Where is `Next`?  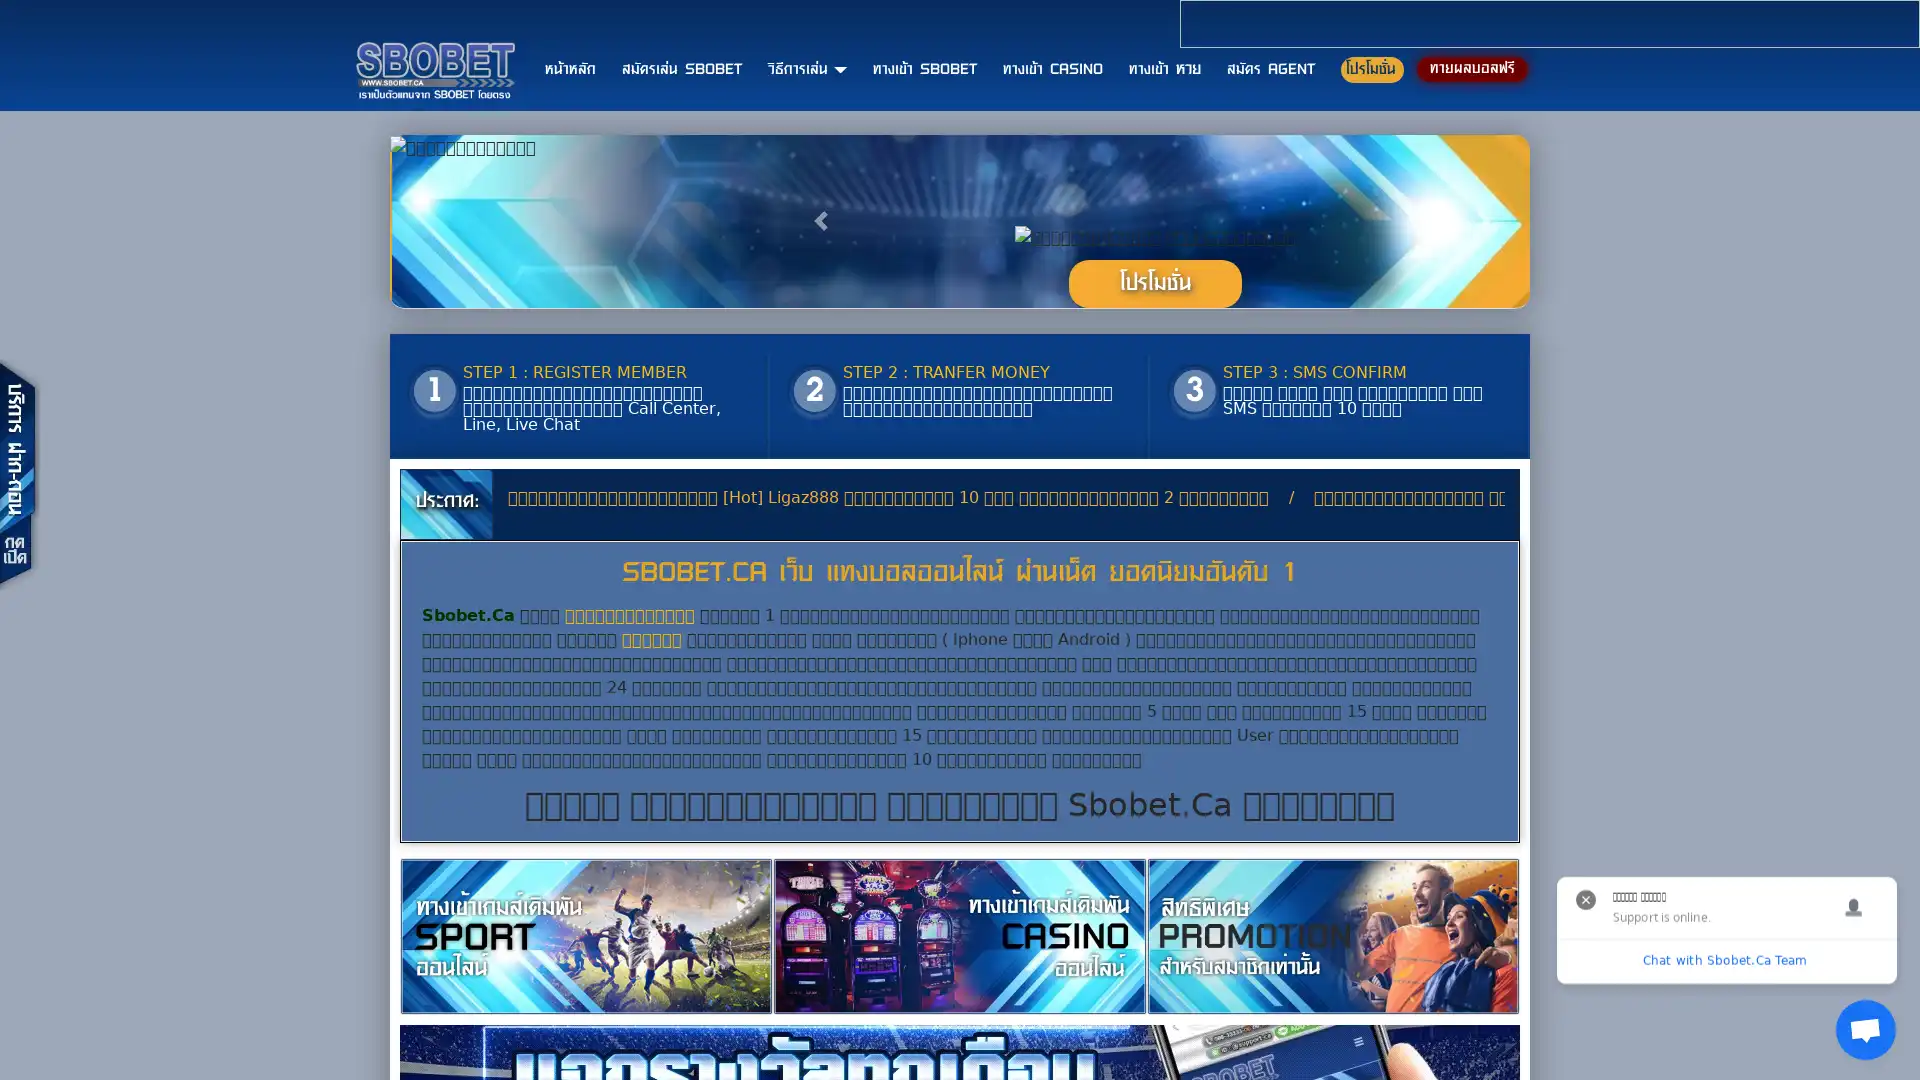 Next is located at coordinates (1486, 382).